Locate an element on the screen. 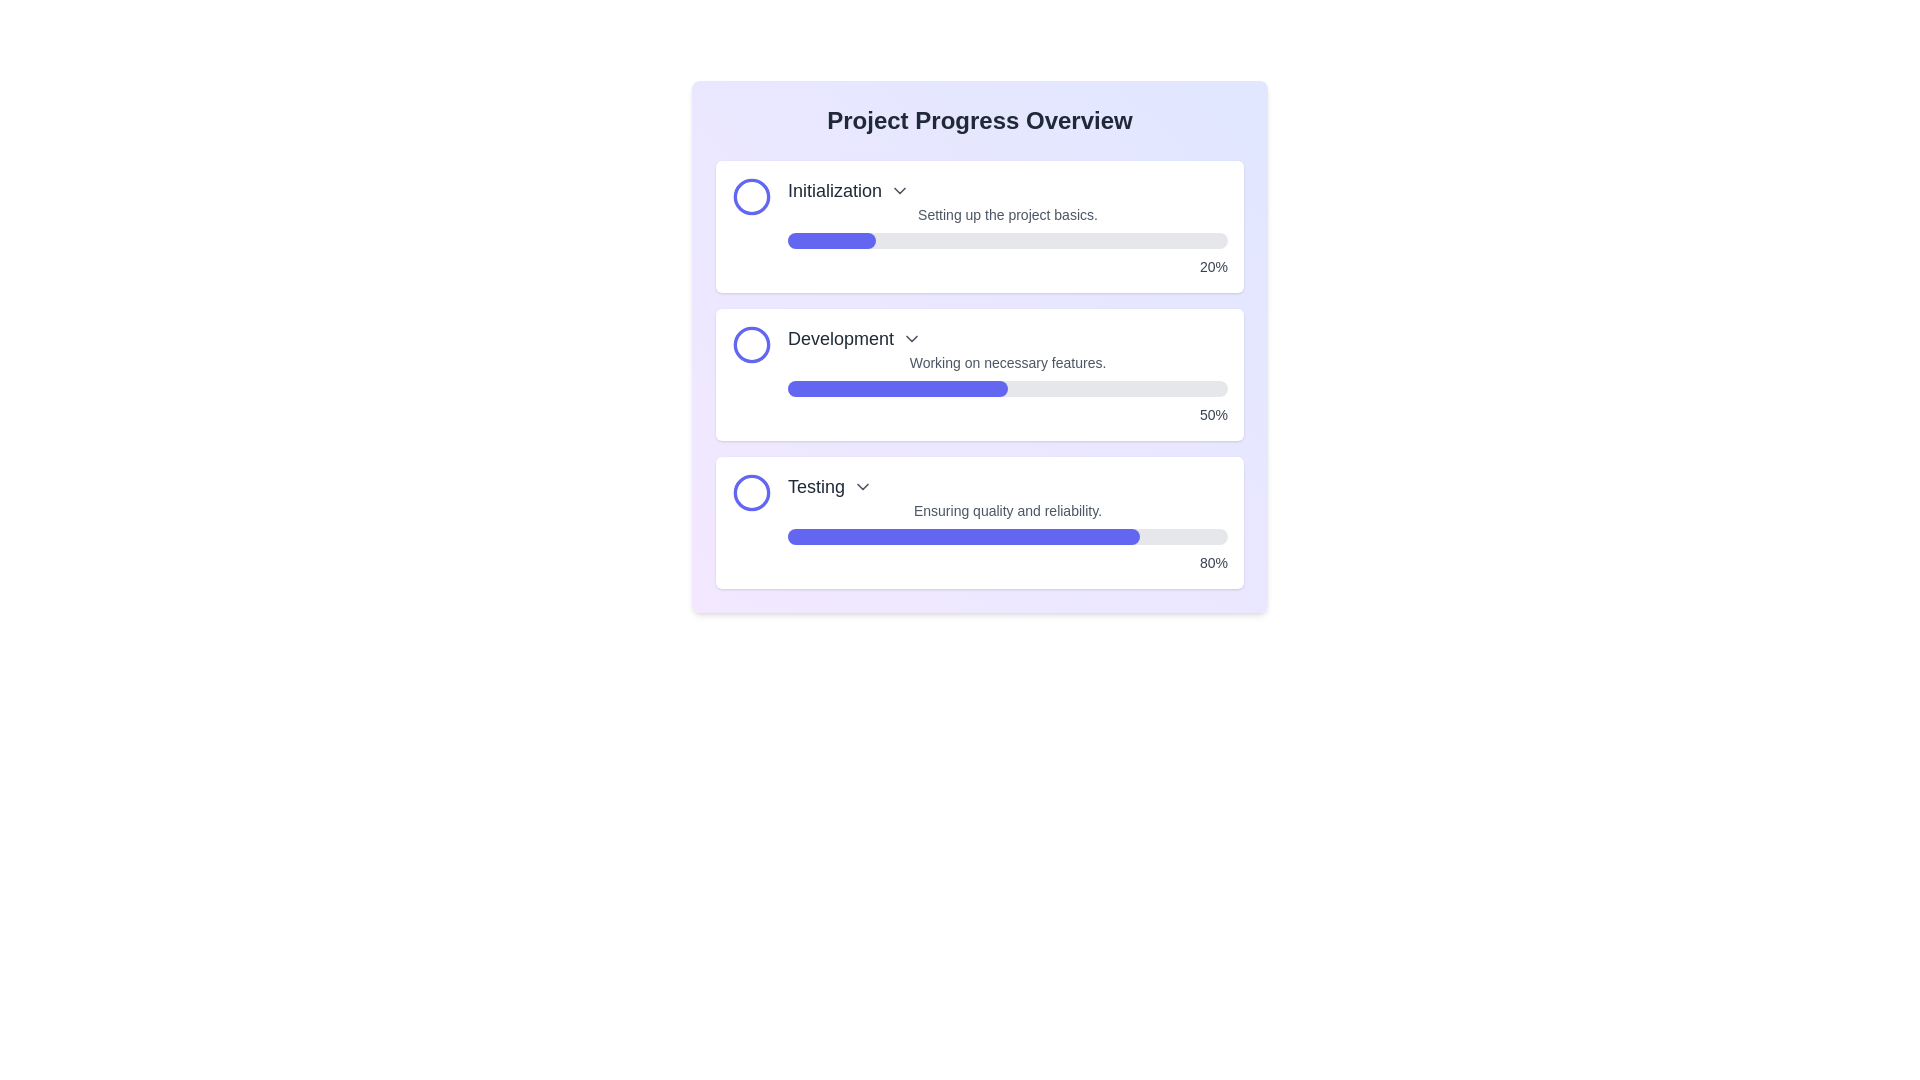 This screenshot has width=1920, height=1080. the static text element that provides additional information about the 'Initialization' phase in the project progress tracker, located inside the first card of the vertical stack is located at coordinates (1008, 215).